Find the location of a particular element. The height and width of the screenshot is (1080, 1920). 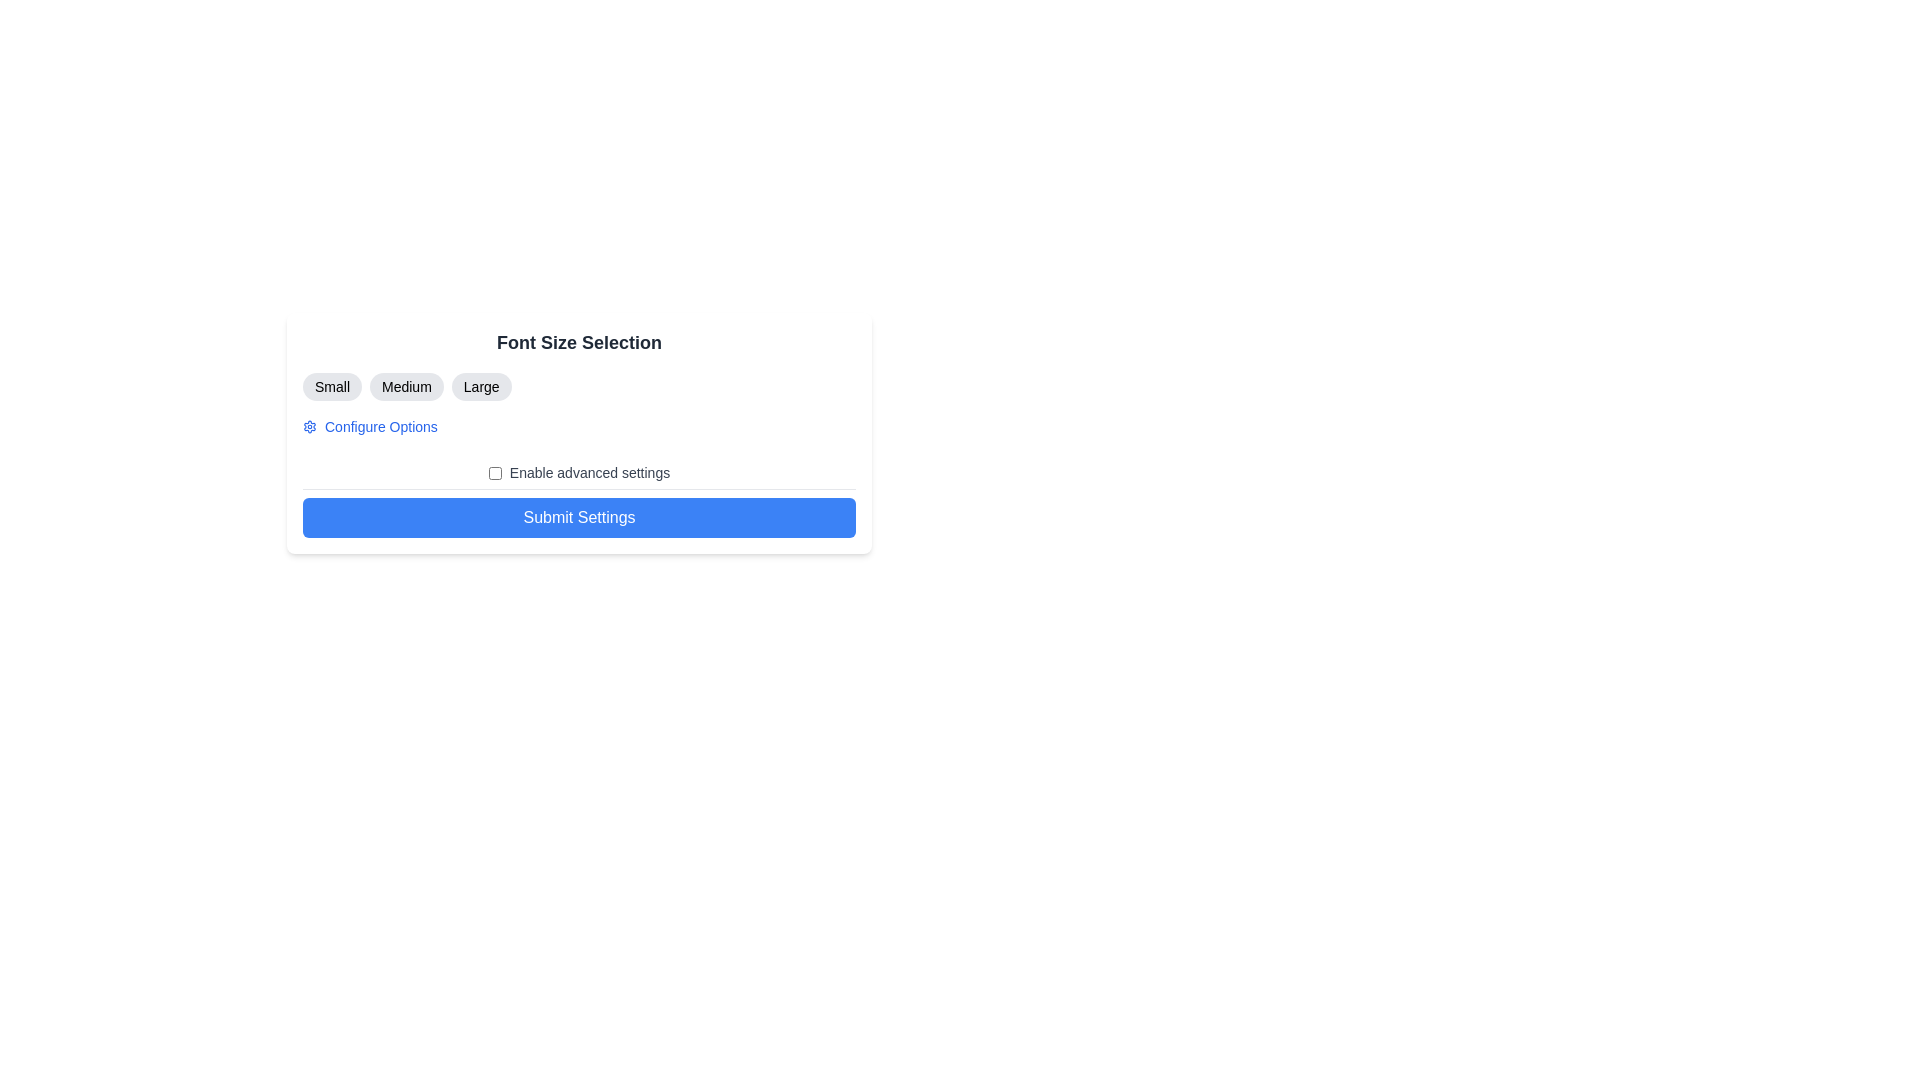

the 'Configure Options' button link with a settings icon is located at coordinates (370, 426).